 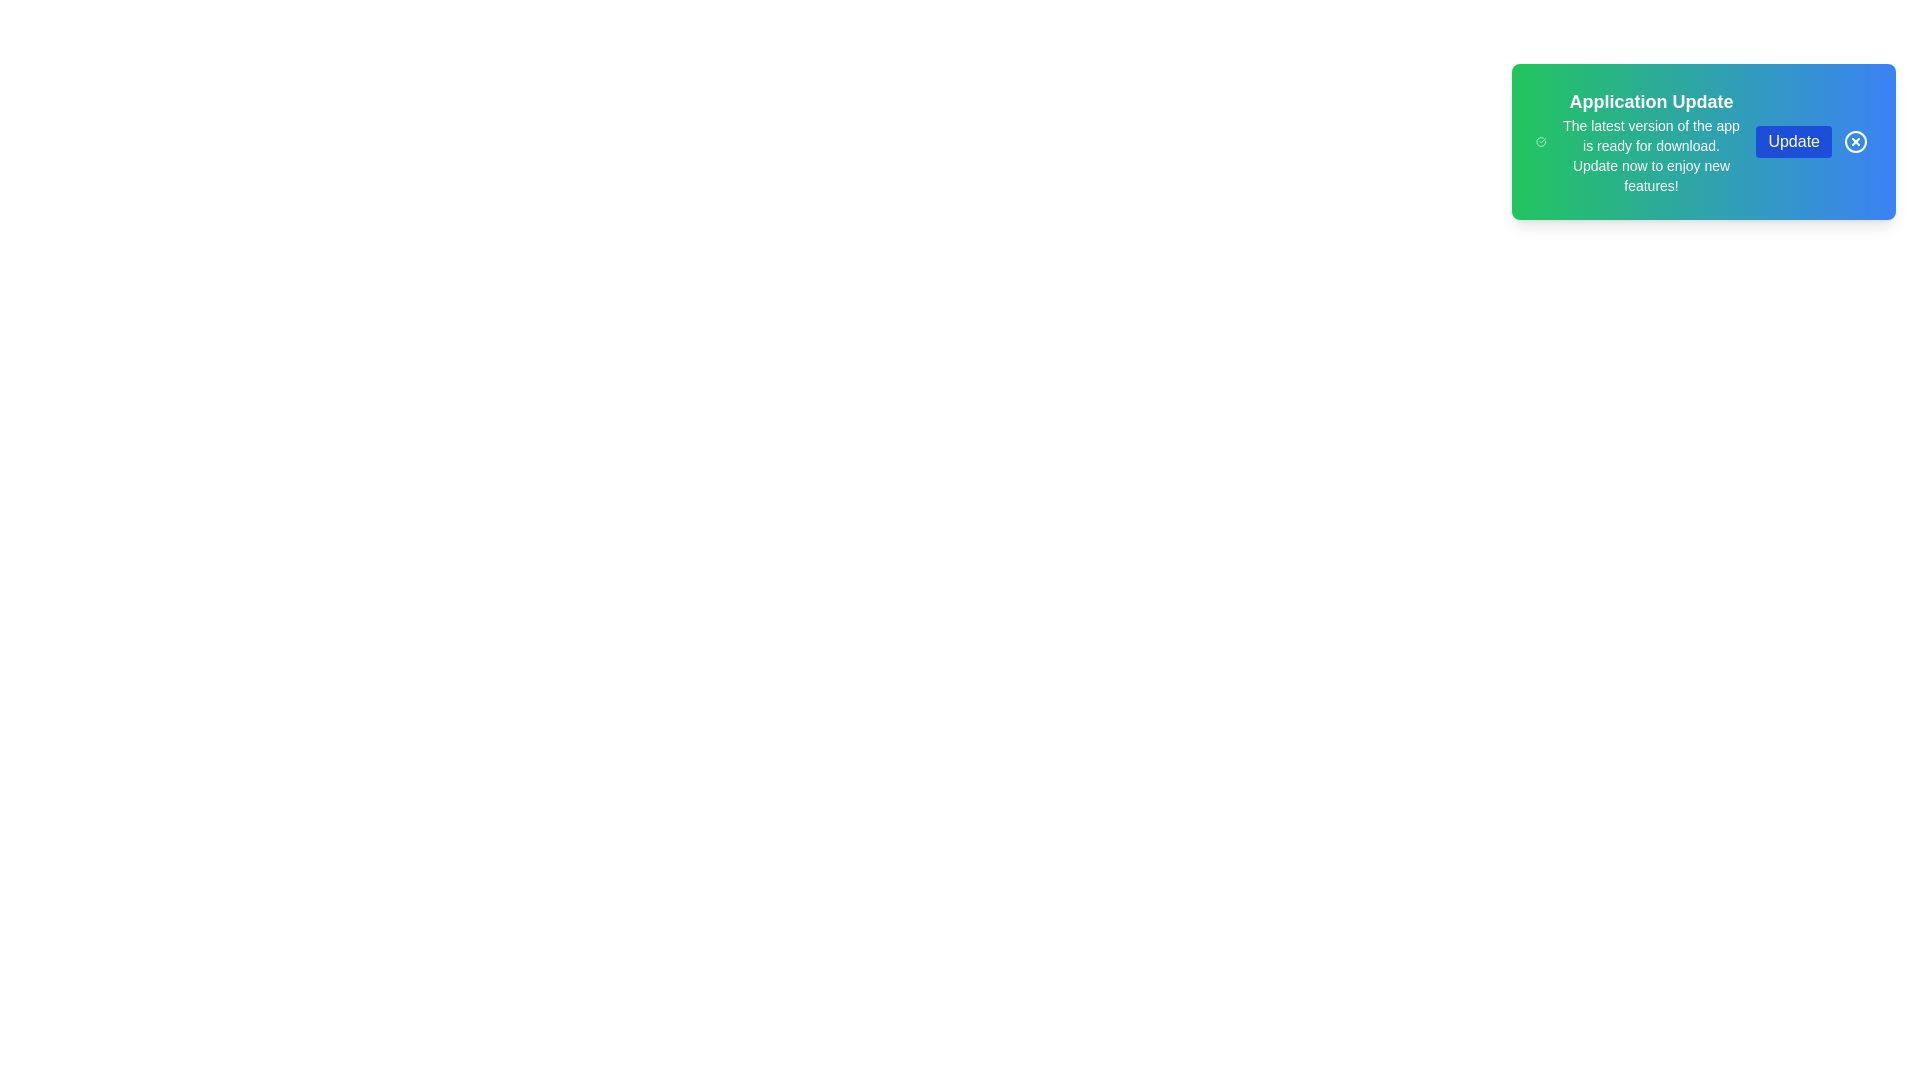 I want to click on the 'Close' button (X icon) to dismiss the notification, so click(x=1855, y=141).